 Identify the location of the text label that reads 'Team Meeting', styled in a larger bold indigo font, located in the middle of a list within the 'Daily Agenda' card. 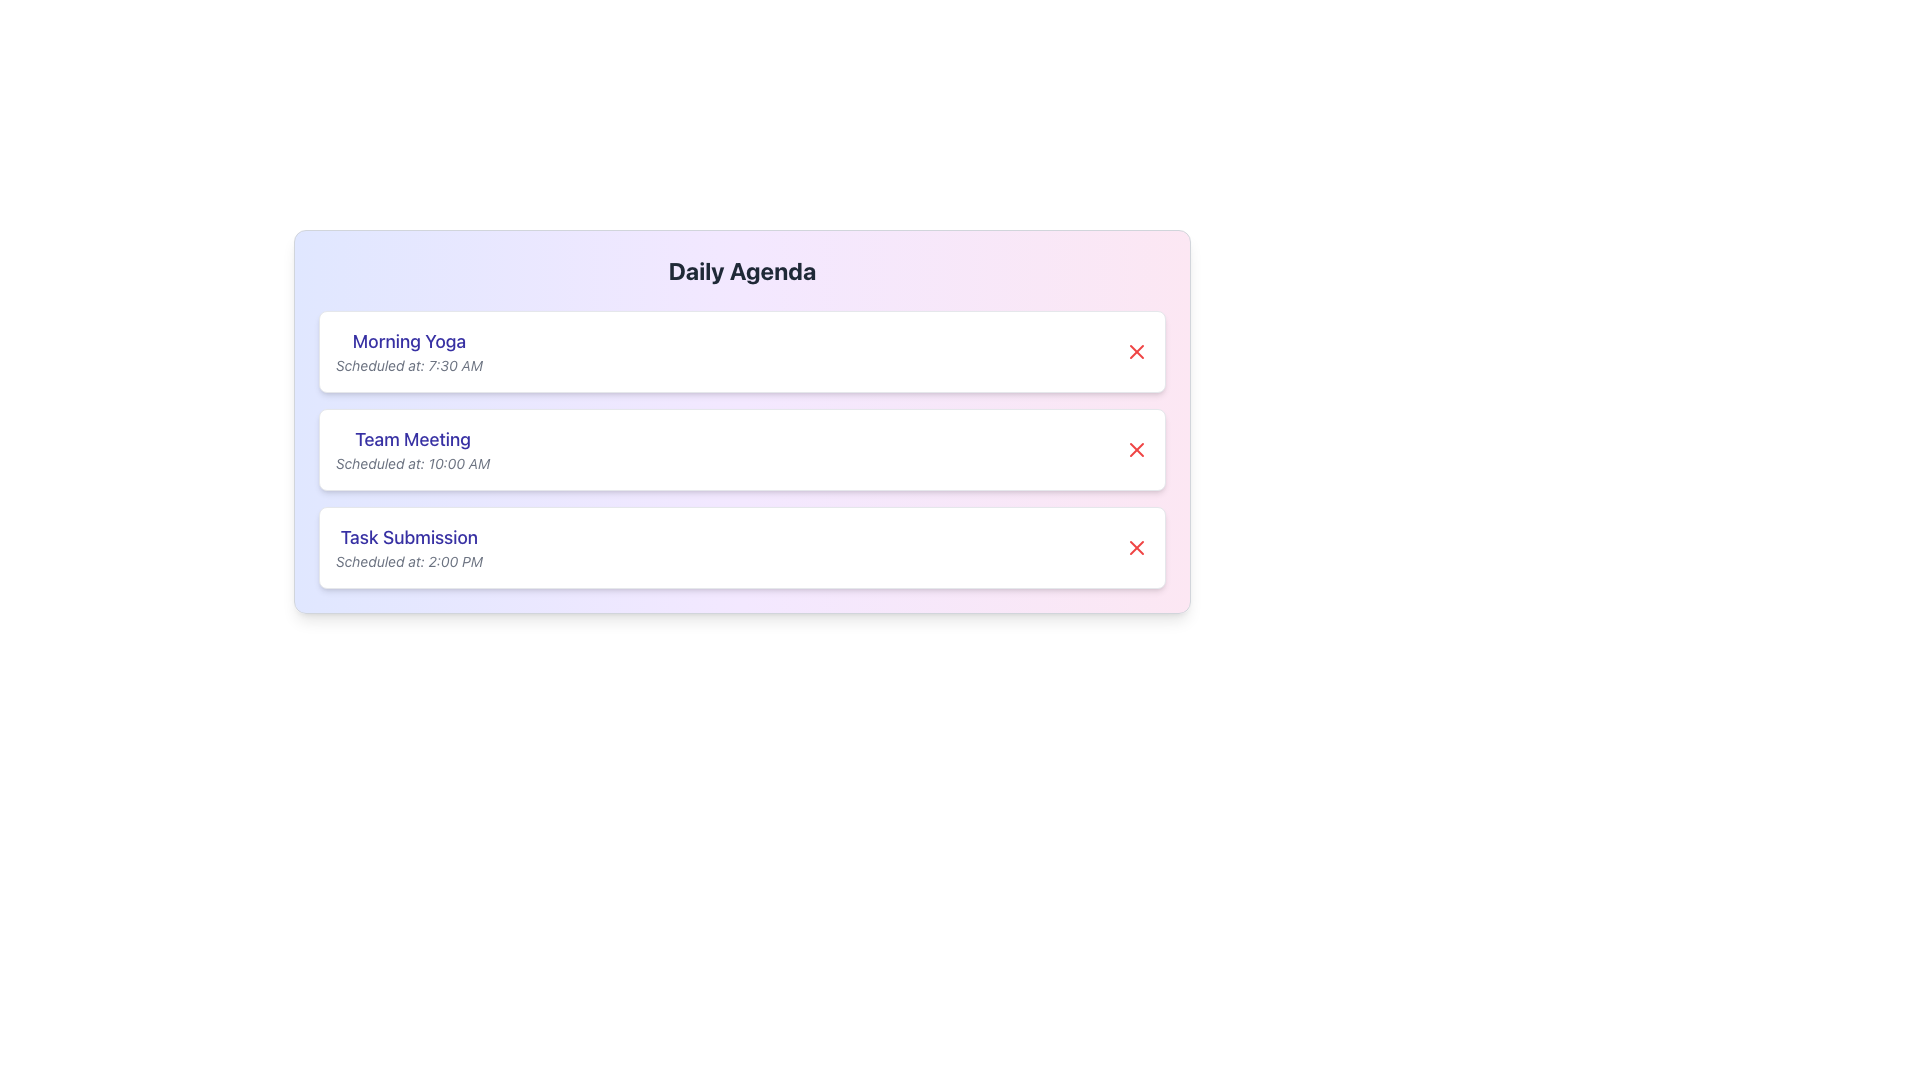
(412, 438).